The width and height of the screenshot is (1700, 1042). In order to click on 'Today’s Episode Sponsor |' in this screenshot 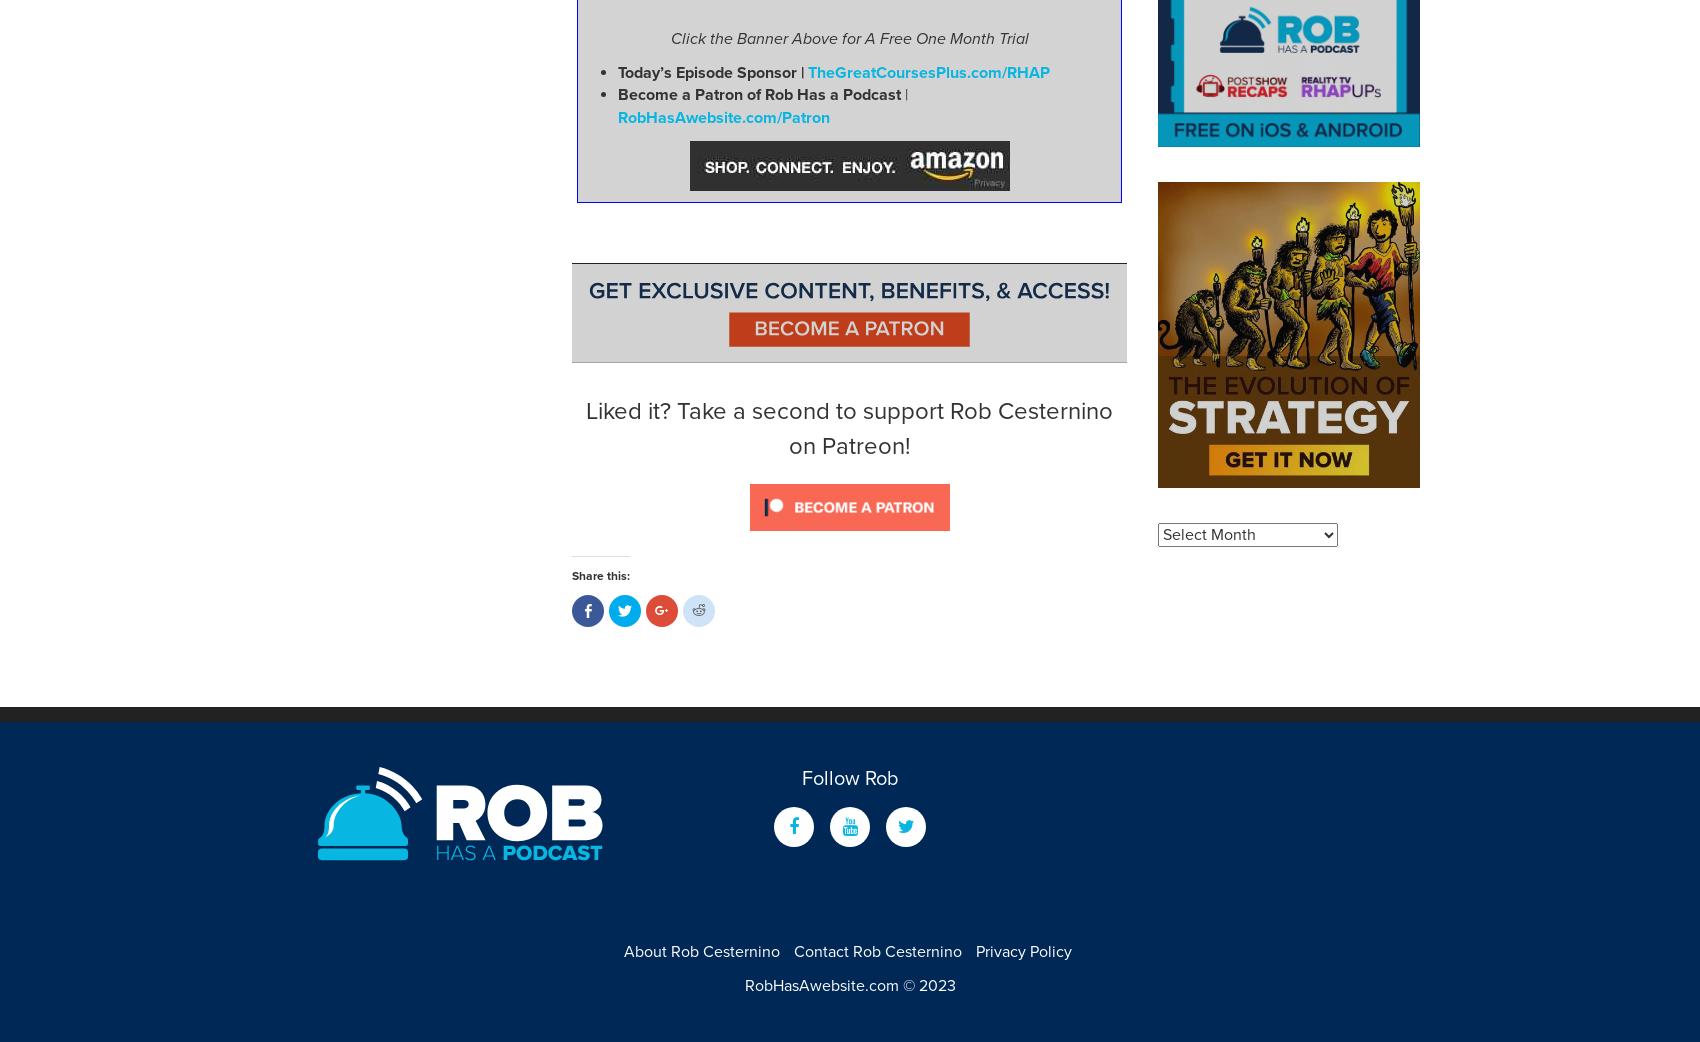, I will do `click(712, 71)`.